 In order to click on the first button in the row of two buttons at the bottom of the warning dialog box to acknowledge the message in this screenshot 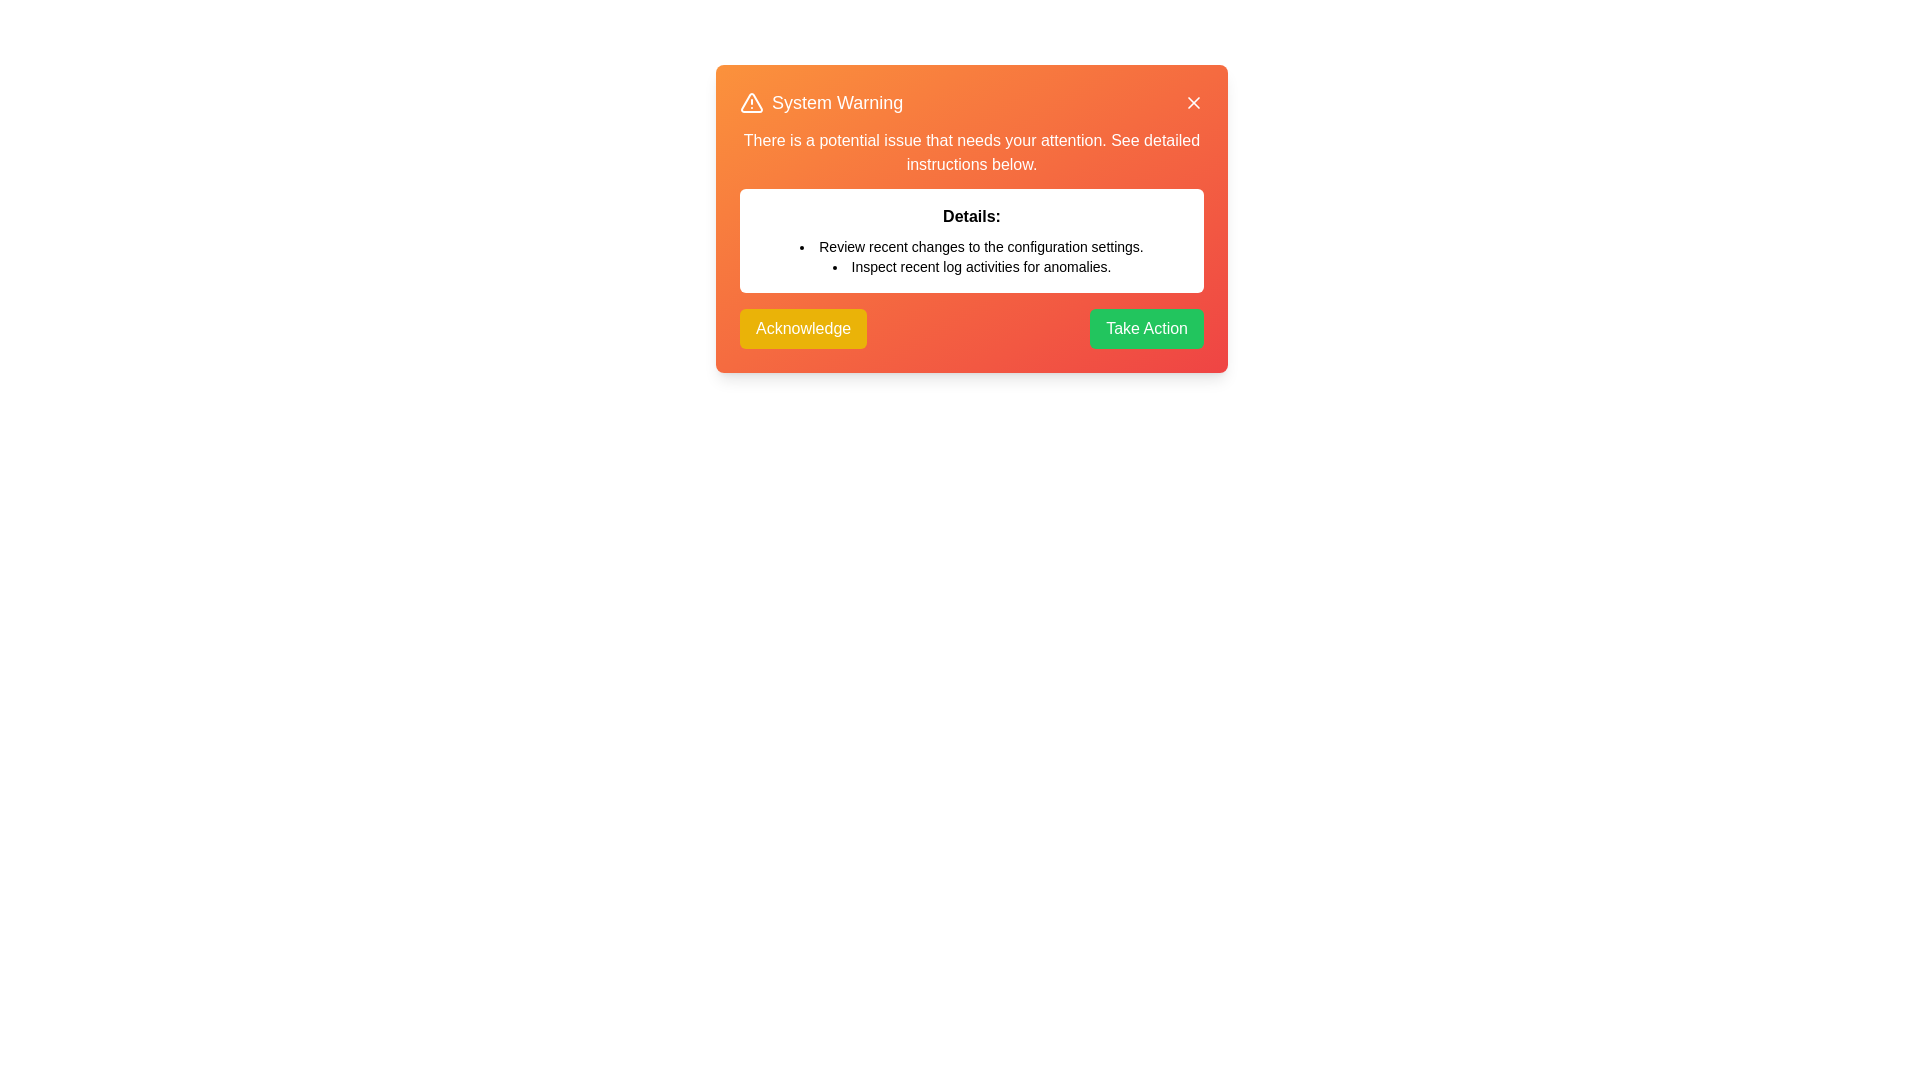, I will do `click(803, 327)`.